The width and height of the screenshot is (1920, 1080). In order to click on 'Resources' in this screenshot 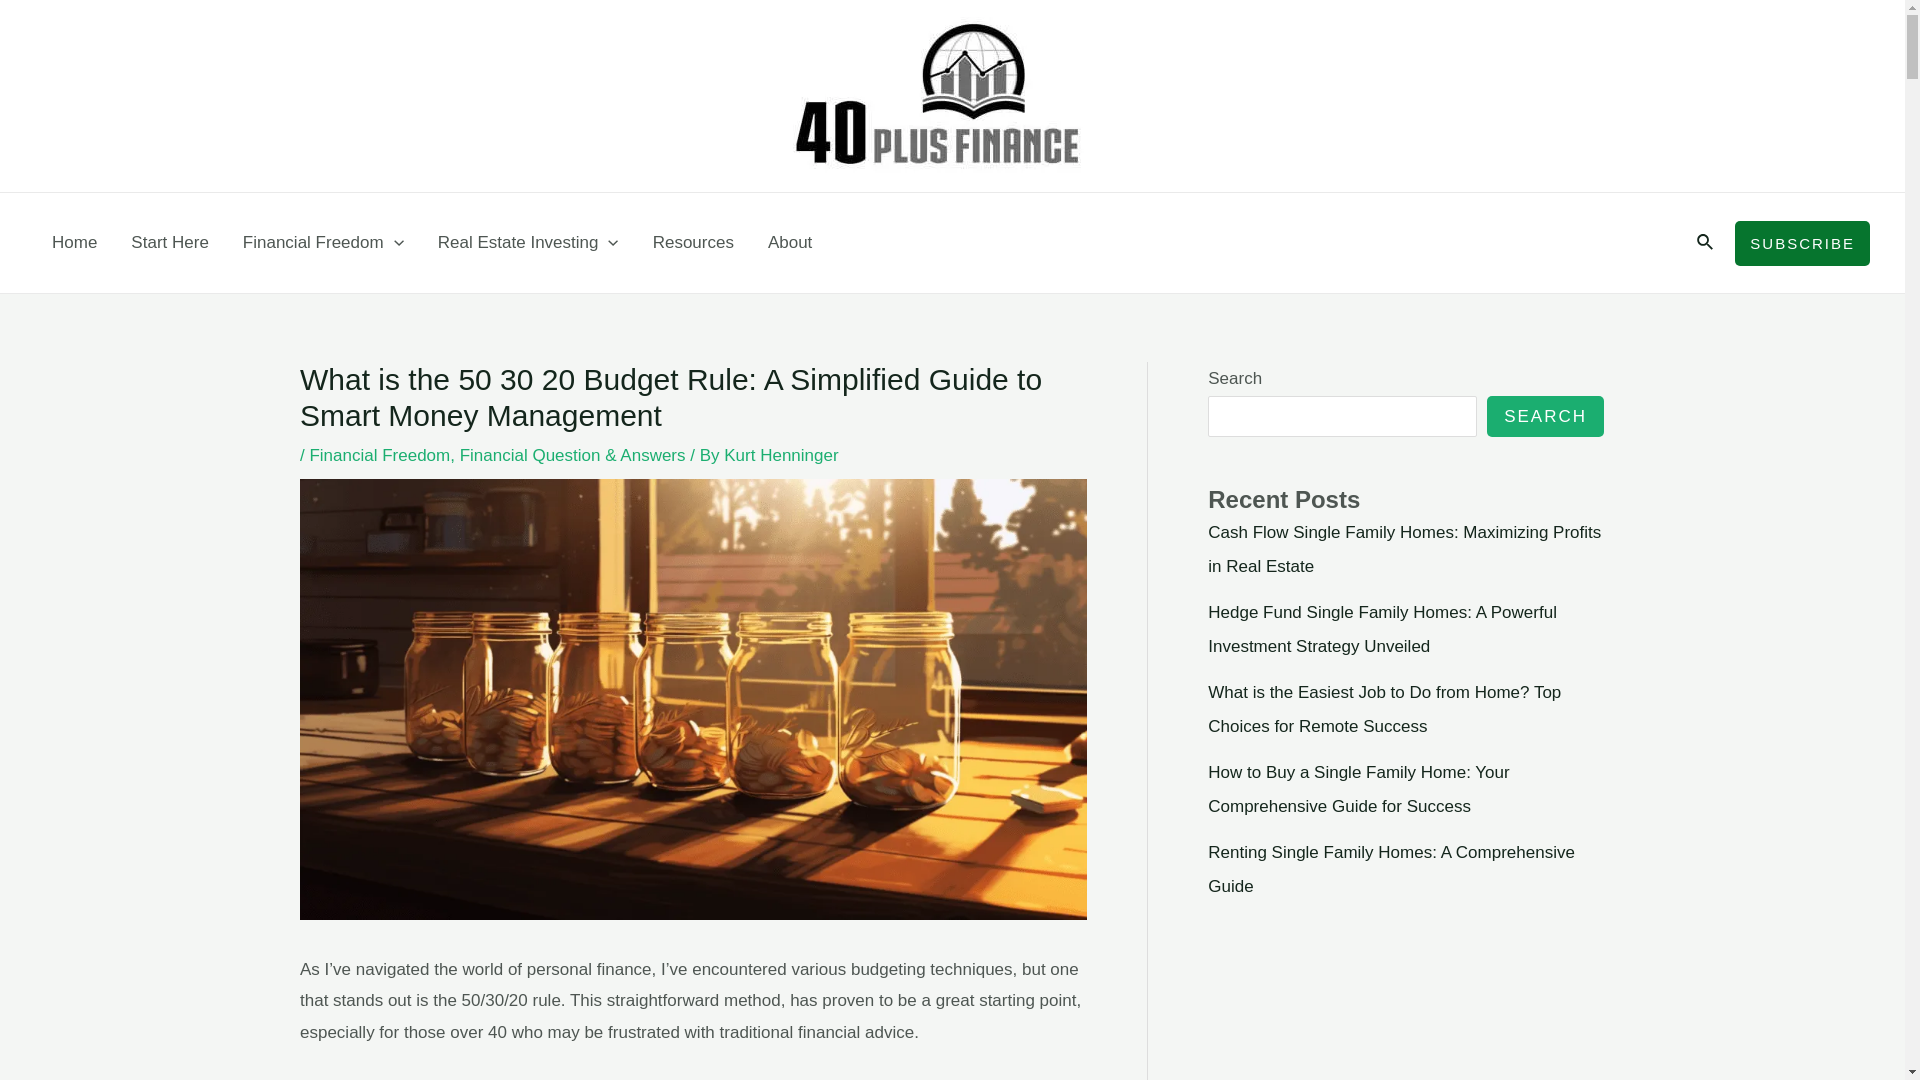, I will do `click(634, 242)`.